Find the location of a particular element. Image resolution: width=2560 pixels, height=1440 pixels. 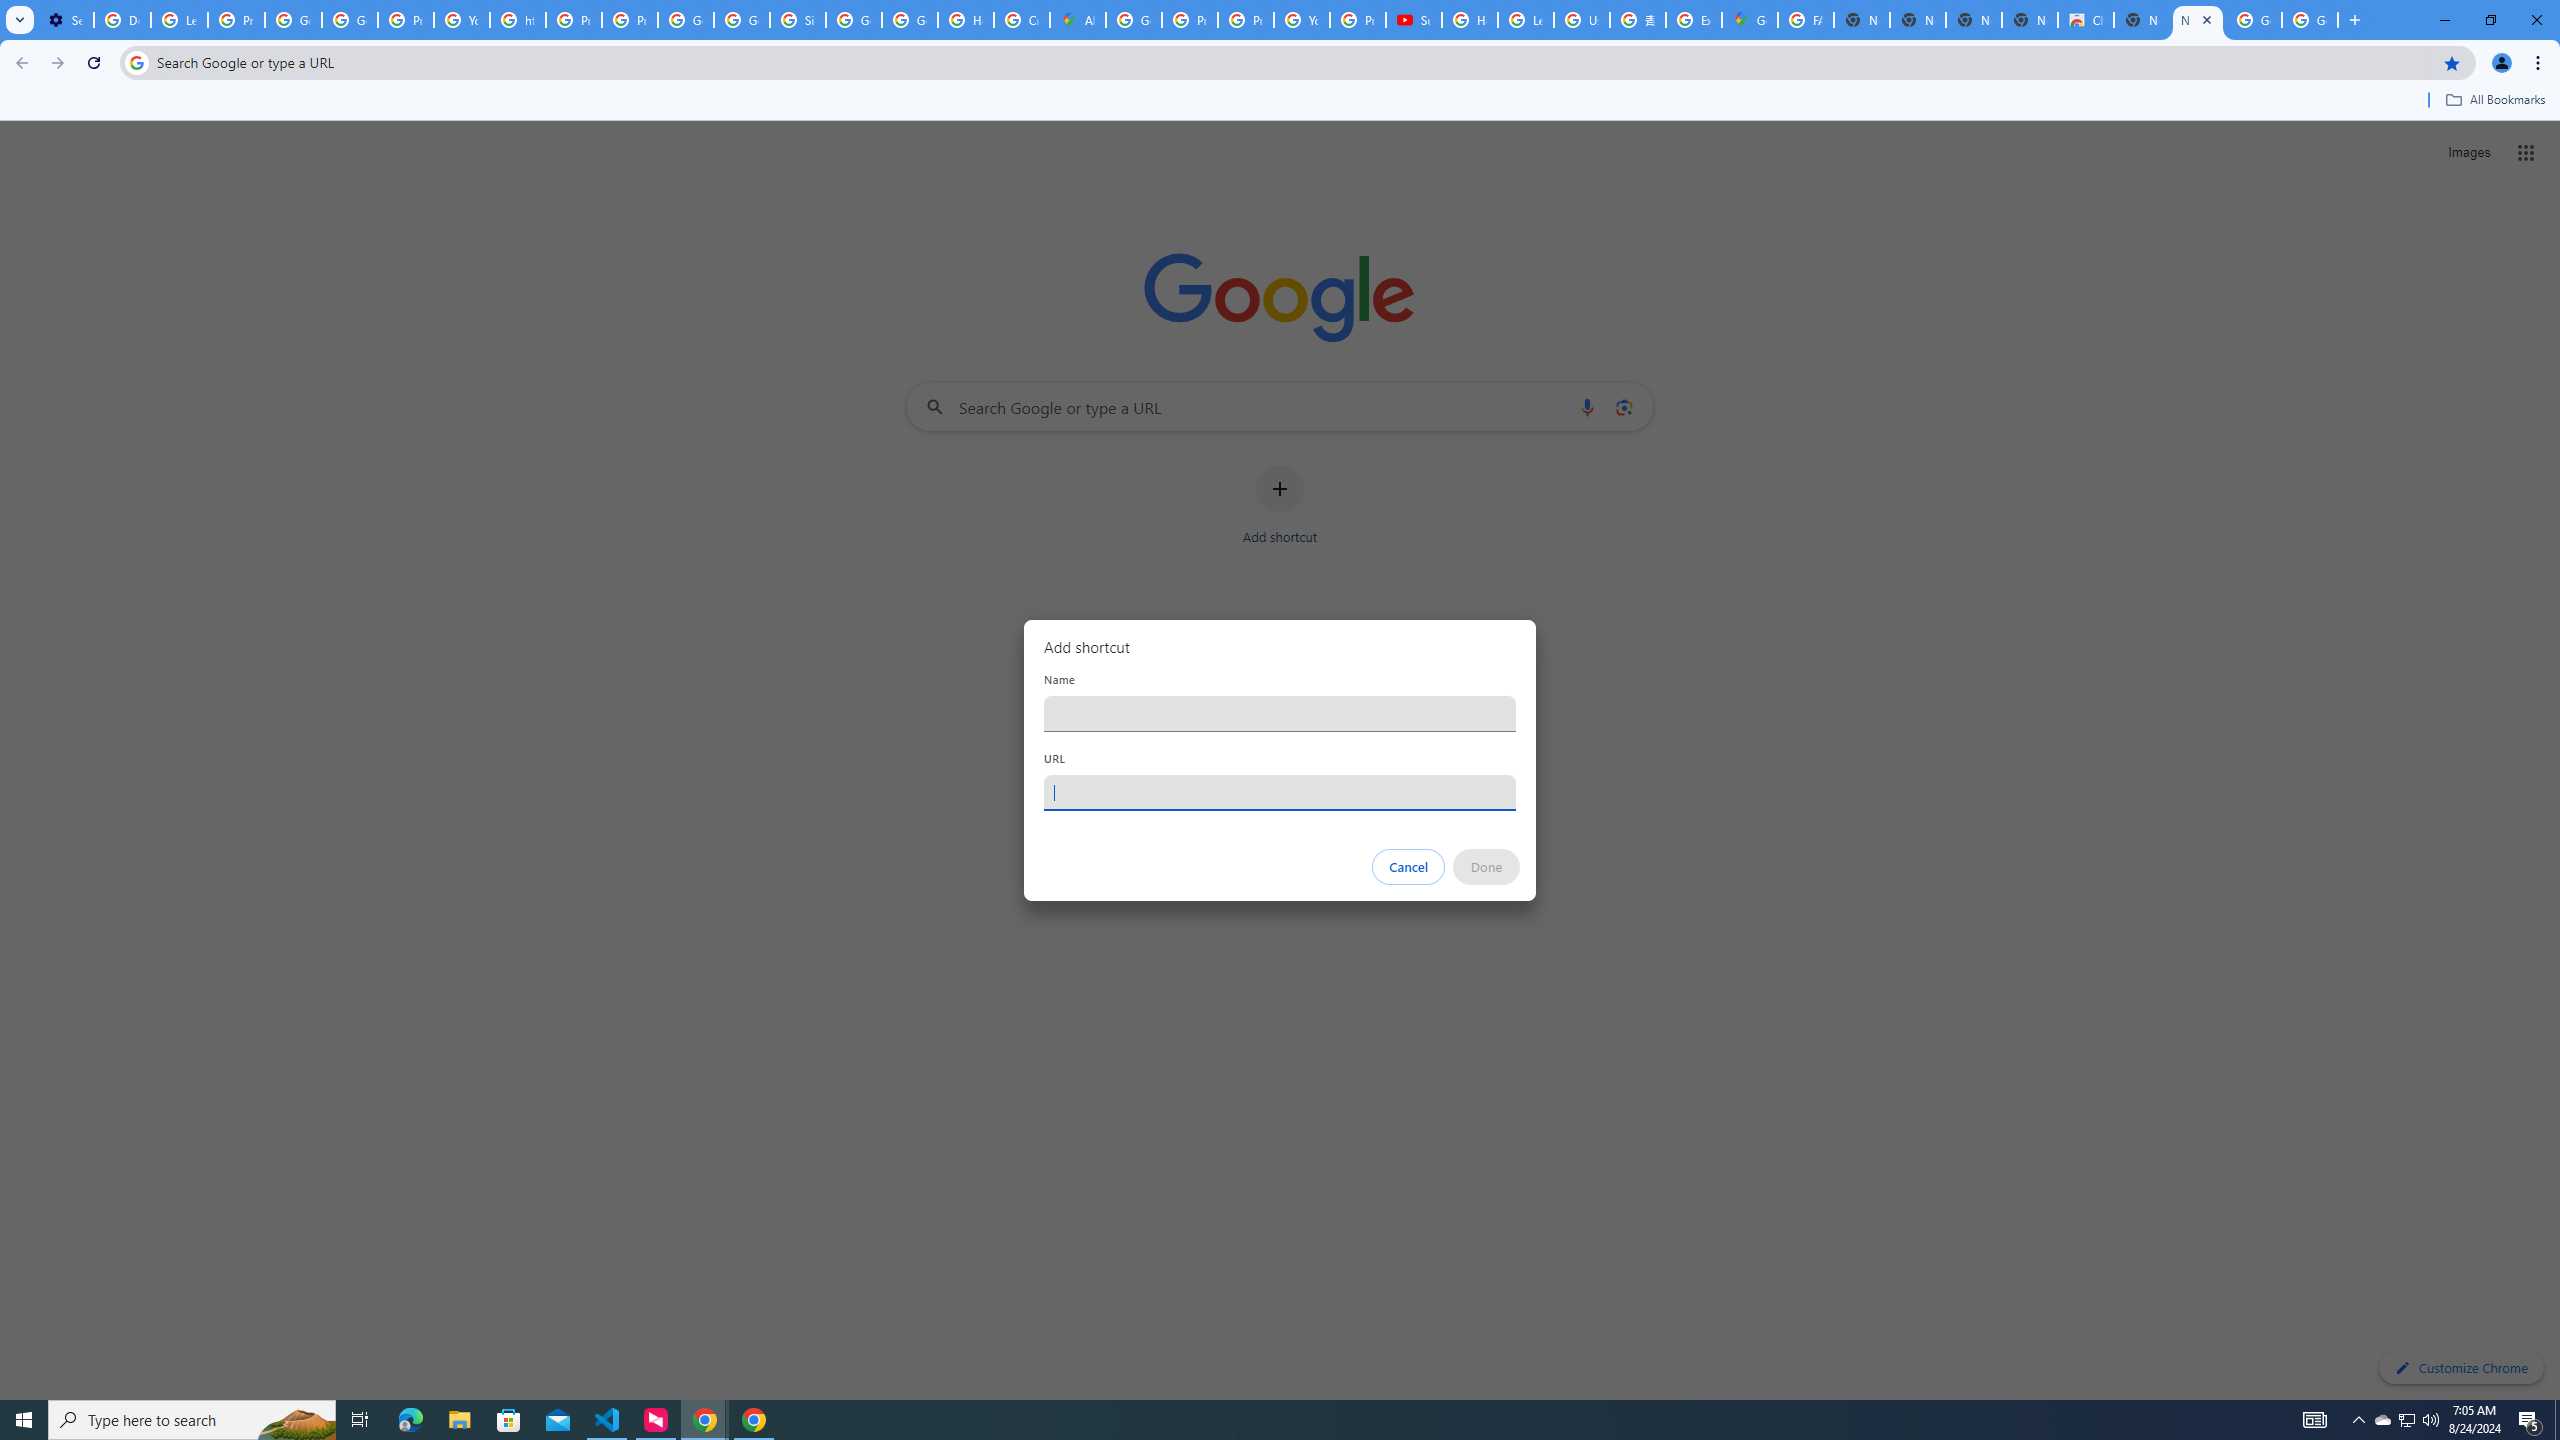

'Google Images' is located at coordinates (2310, 19).